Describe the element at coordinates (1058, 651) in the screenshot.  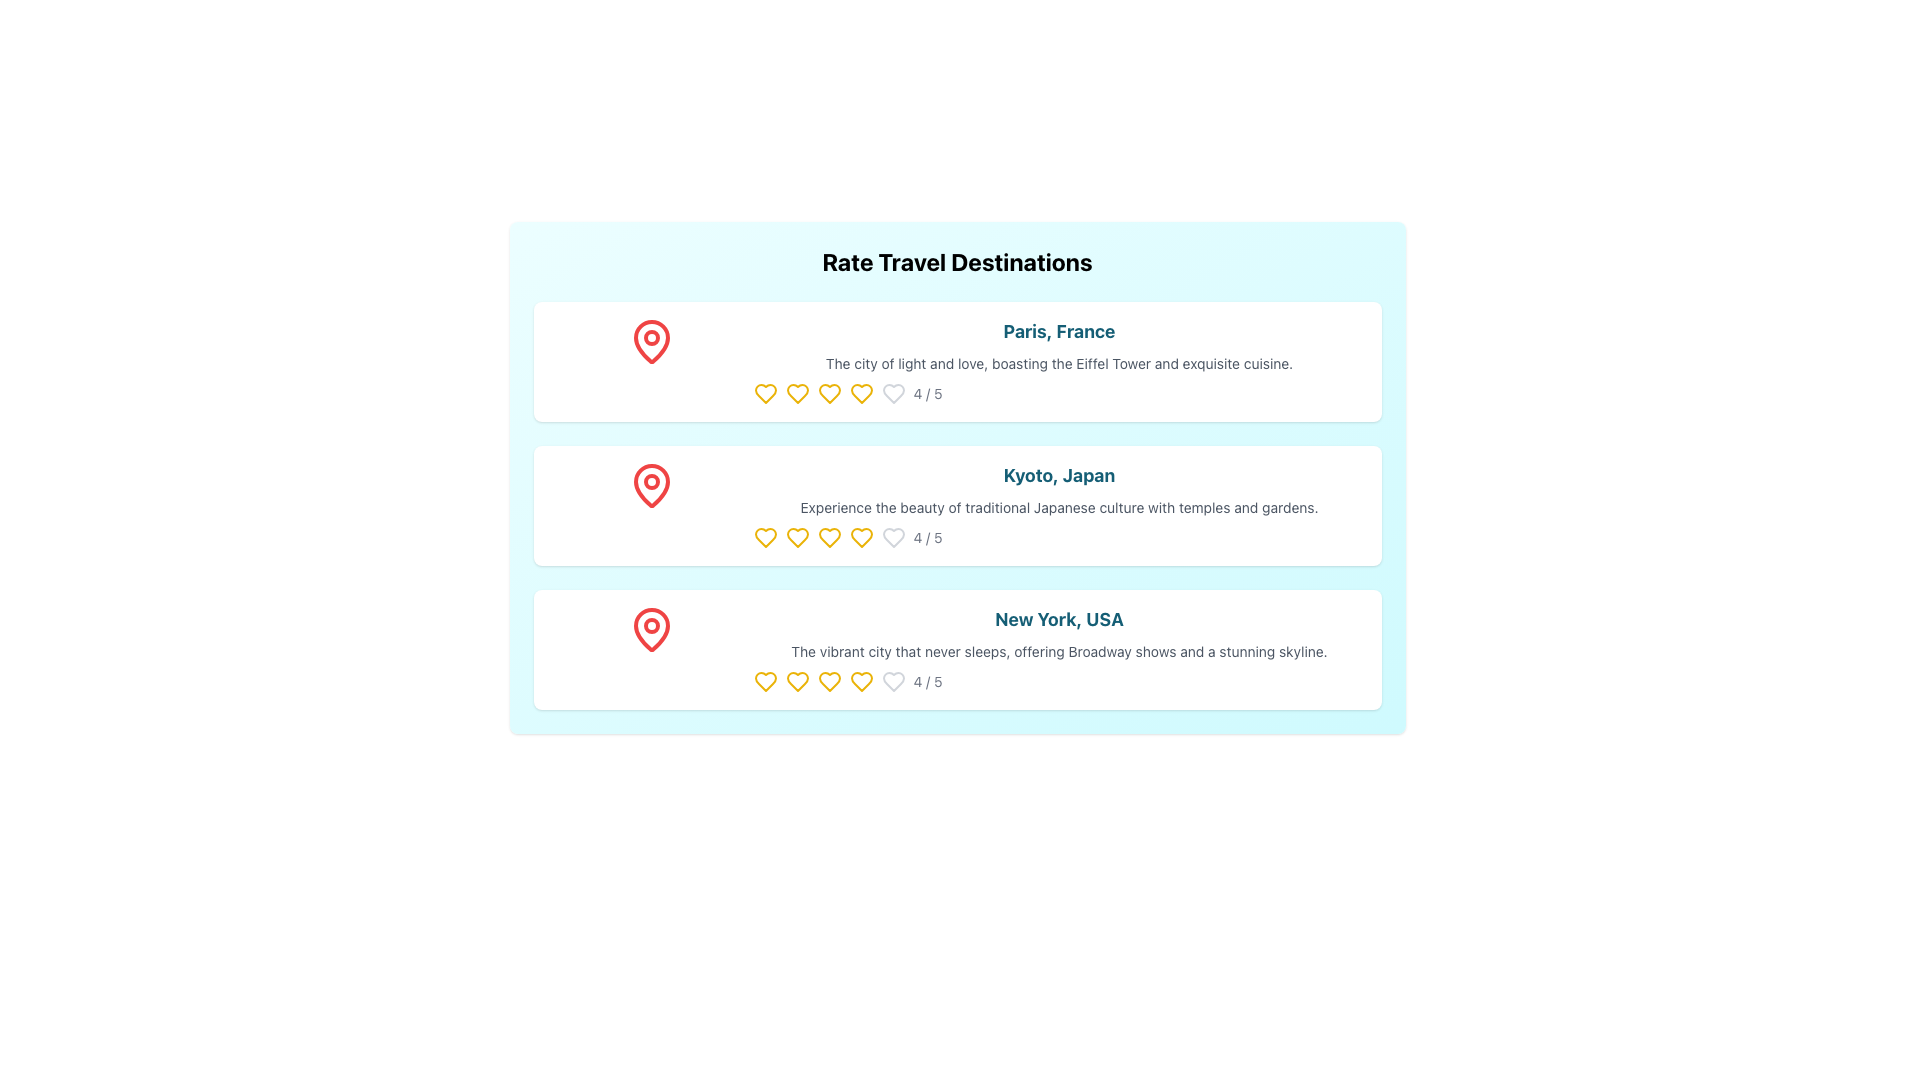
I see `the static text element that provides information about the travel destination 'New York, USA', located beneath the bold header and above the rating indicator` at that location.